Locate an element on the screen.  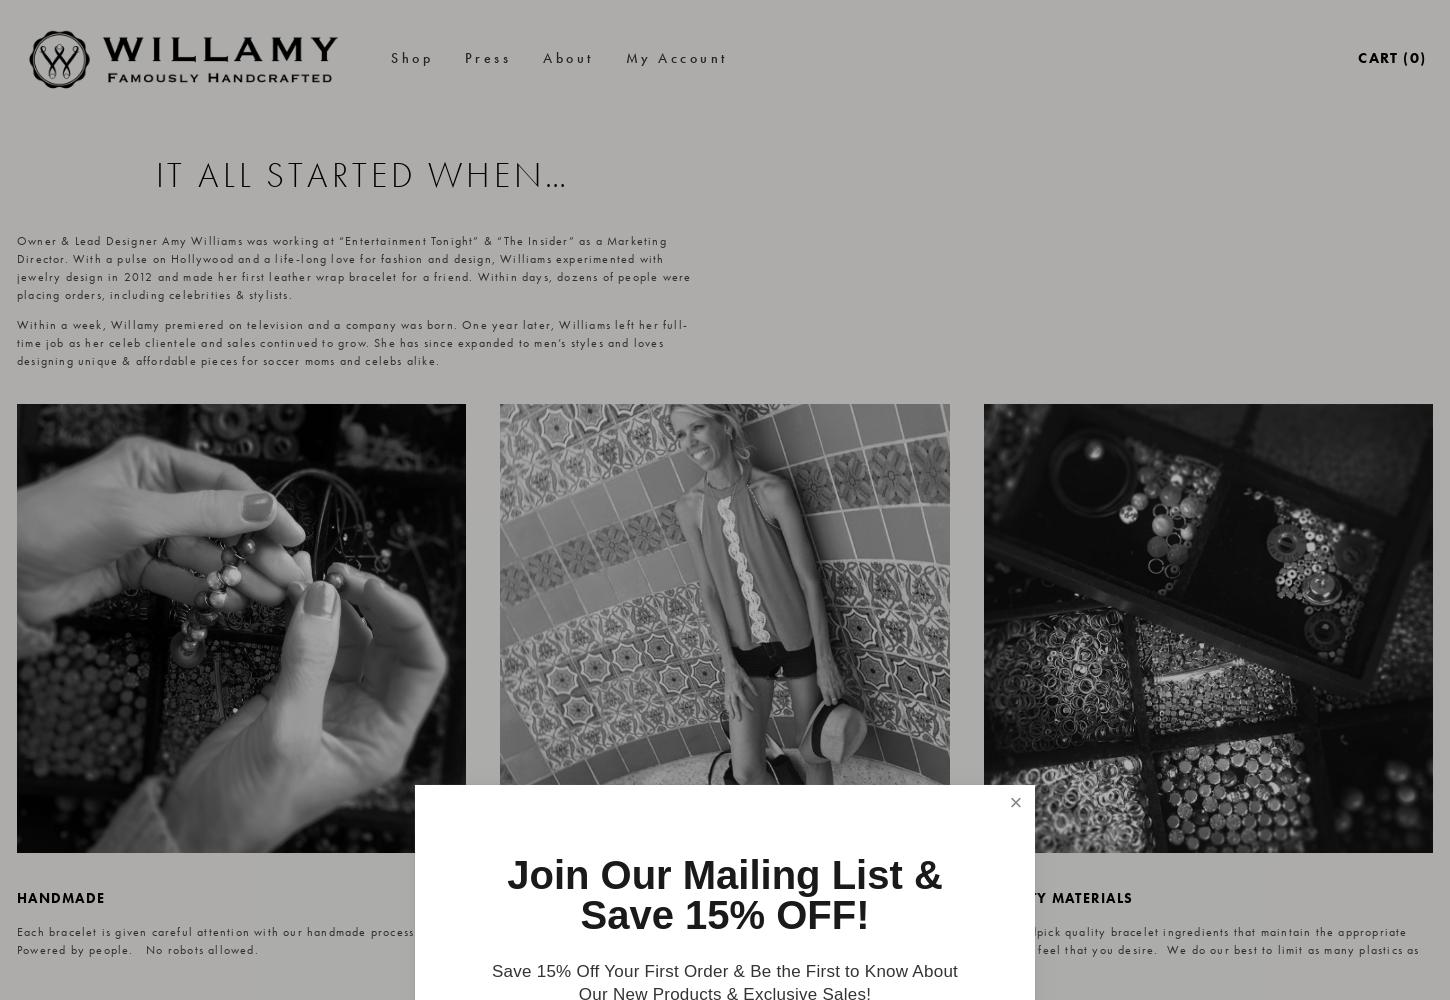
'Cart' is located at coordinates (1376, 57).